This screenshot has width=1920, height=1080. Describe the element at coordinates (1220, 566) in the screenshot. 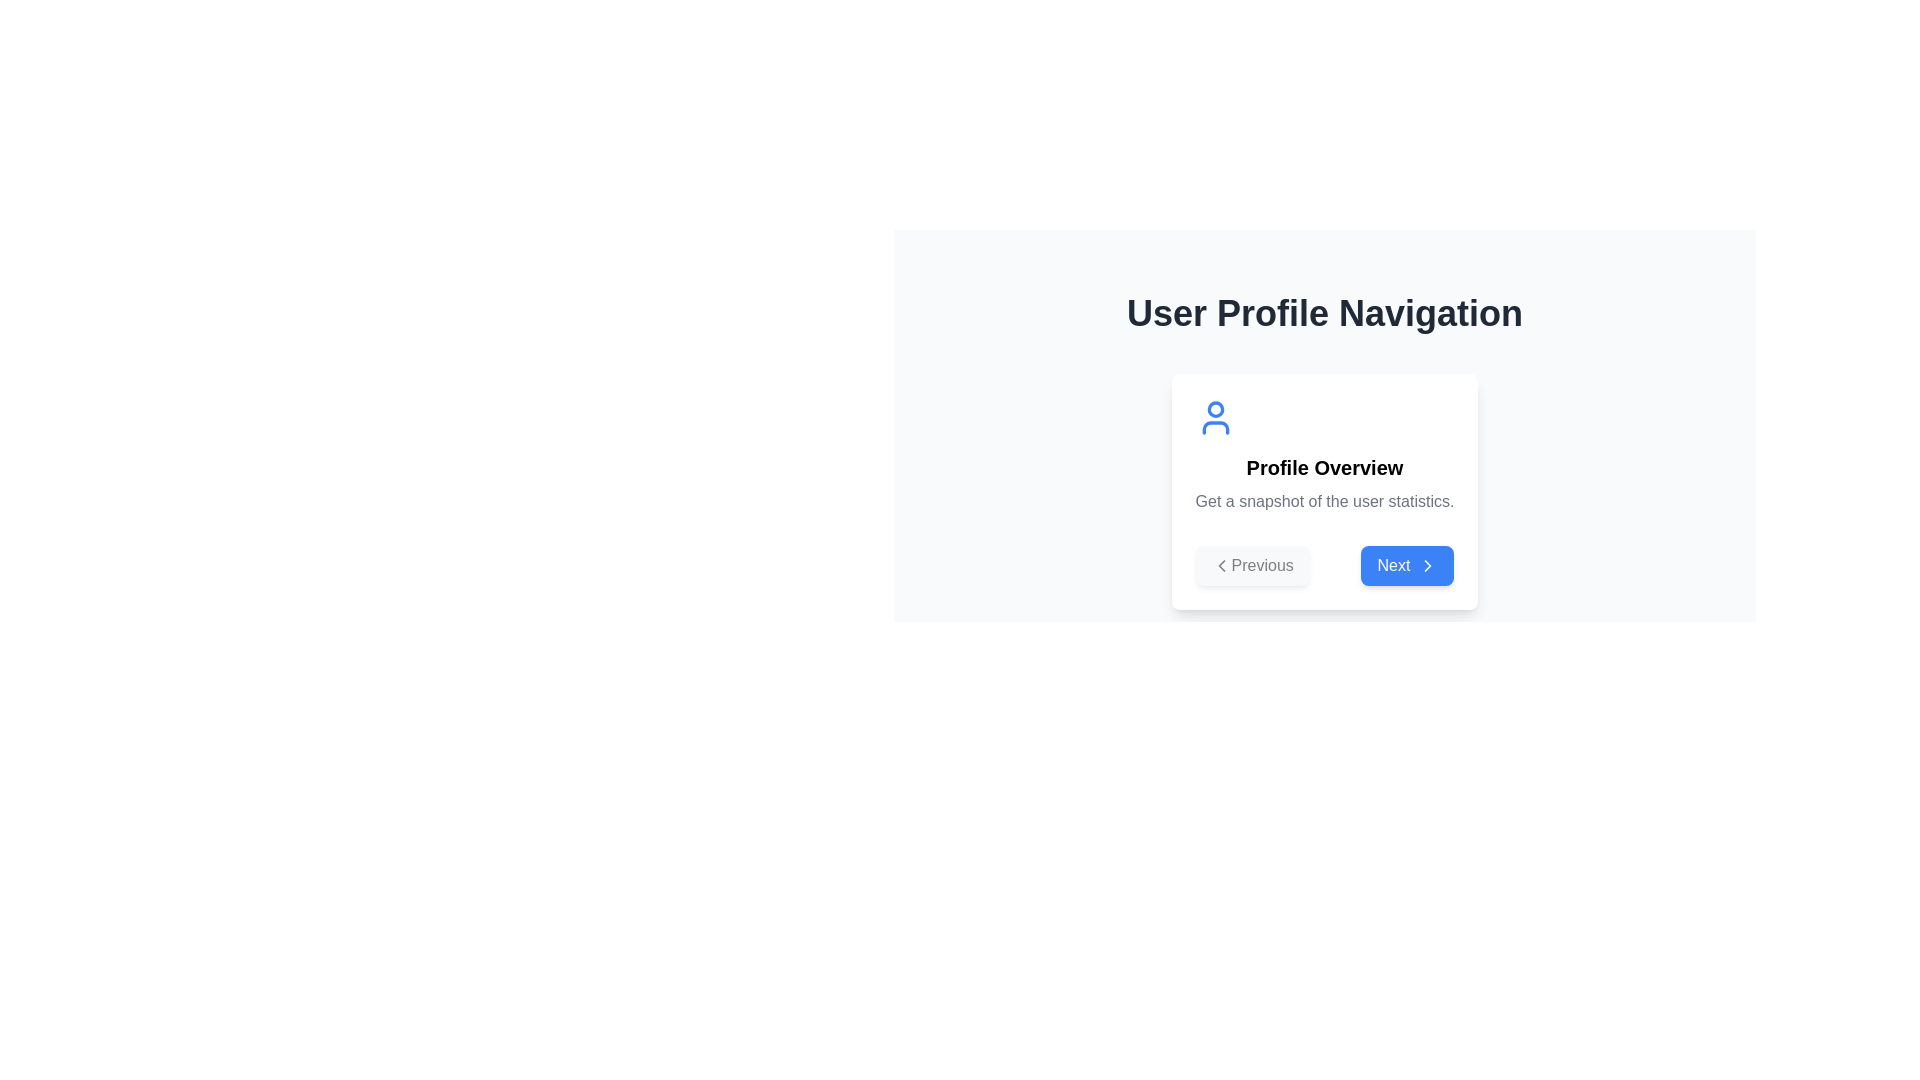

I see `the chevron icon within the 'Previous' button located at the bottom-left corner of the 'Profile Overview' card` at that location.